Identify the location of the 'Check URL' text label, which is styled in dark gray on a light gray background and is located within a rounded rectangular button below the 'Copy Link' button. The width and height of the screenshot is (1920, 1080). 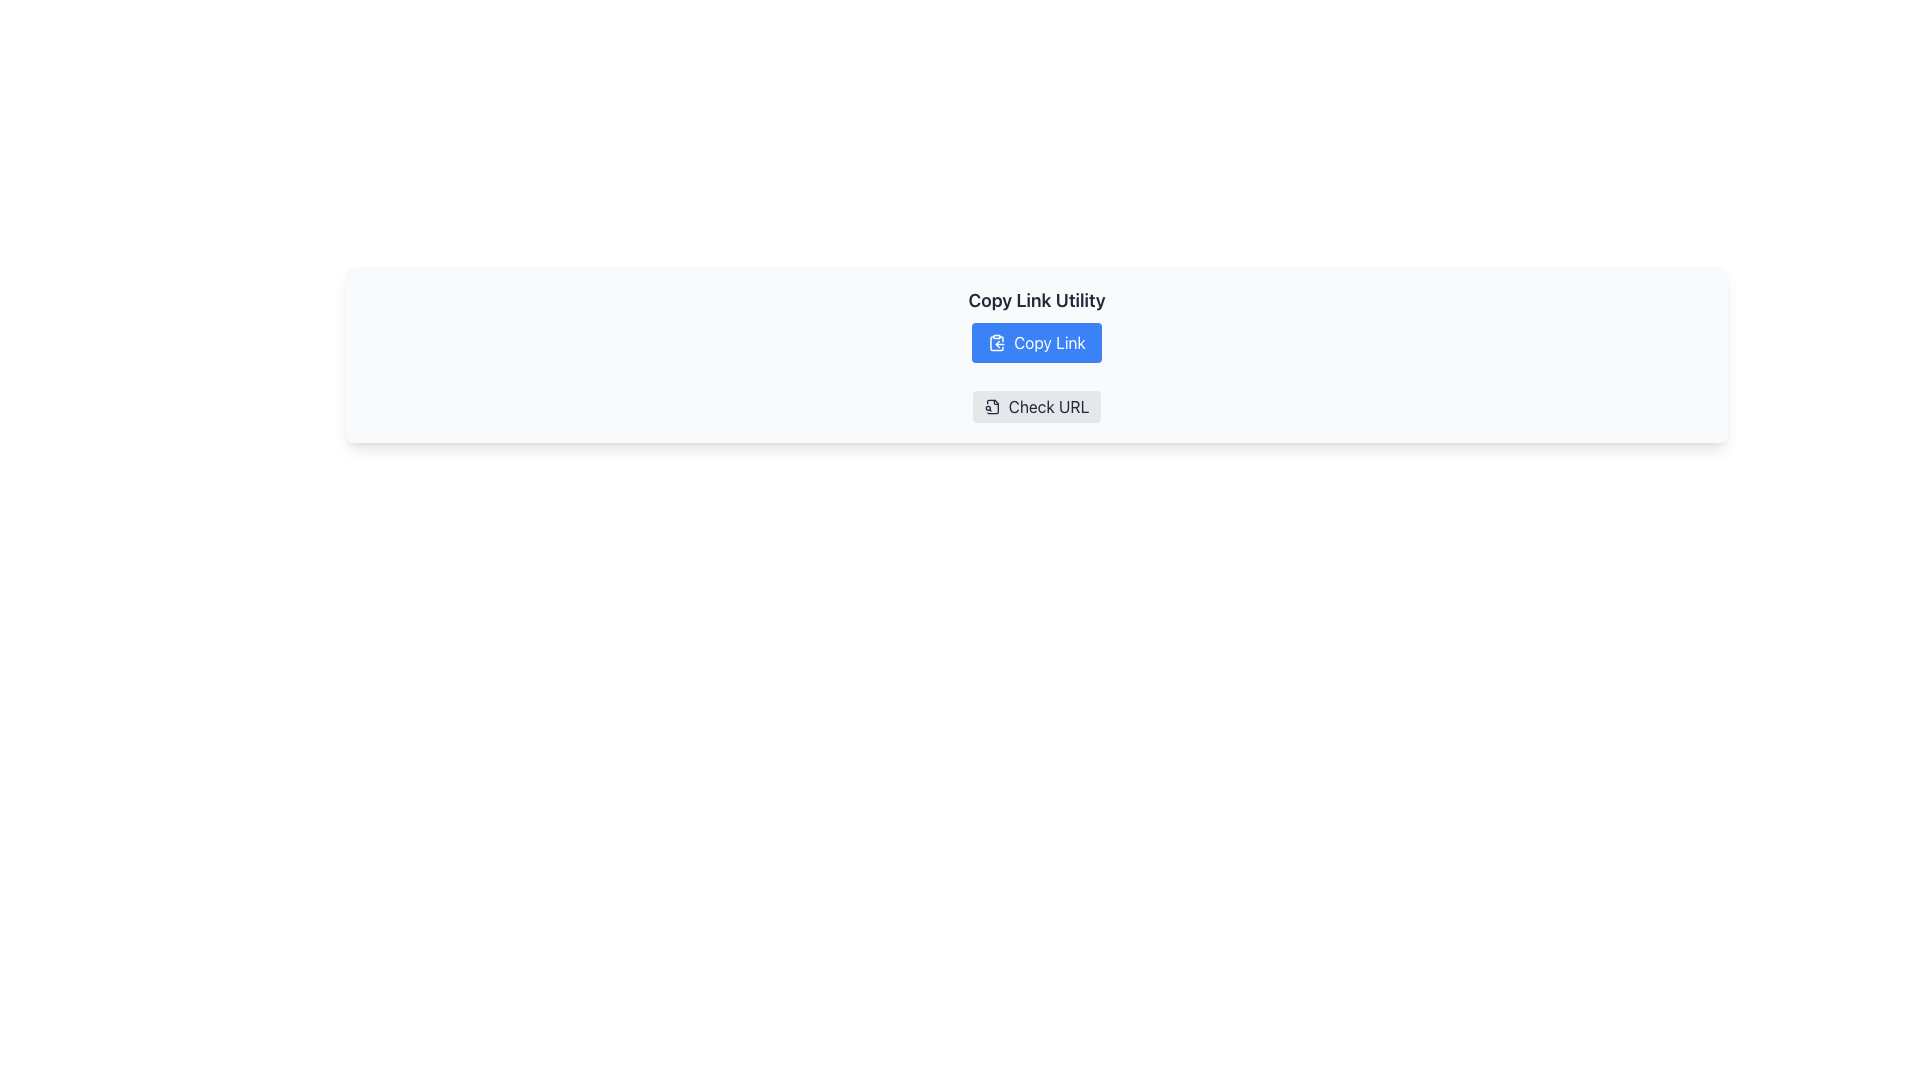
(1047, 406).